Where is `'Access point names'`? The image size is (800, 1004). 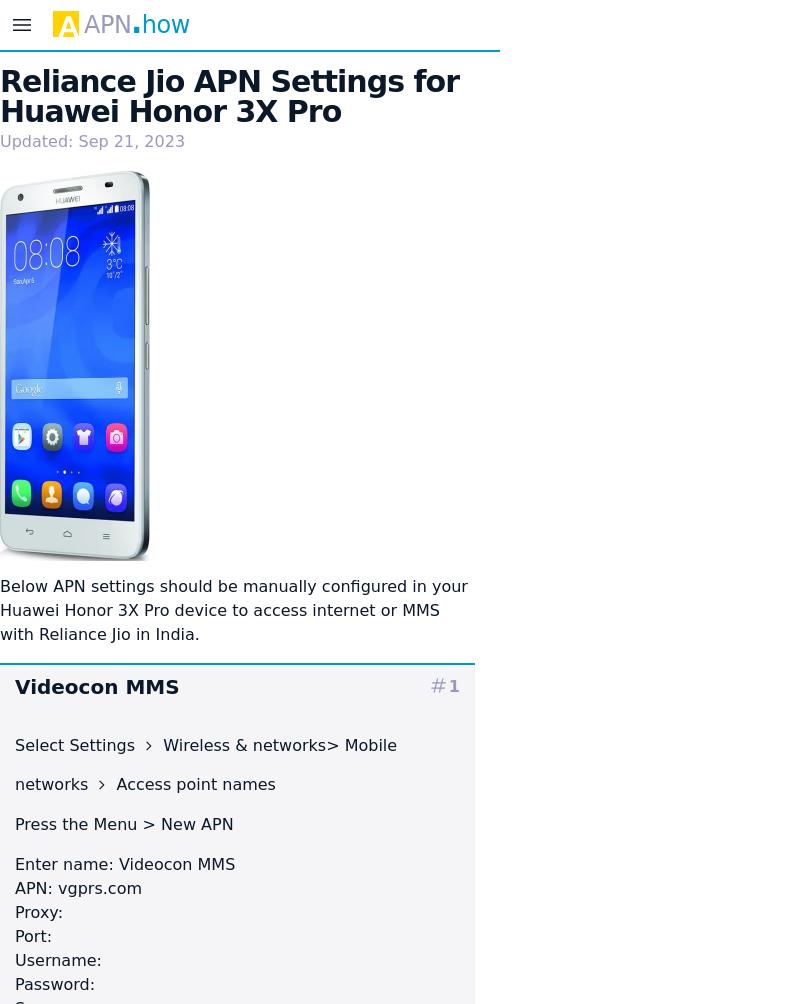
'Access point names' is located at coordinates (192, 783).